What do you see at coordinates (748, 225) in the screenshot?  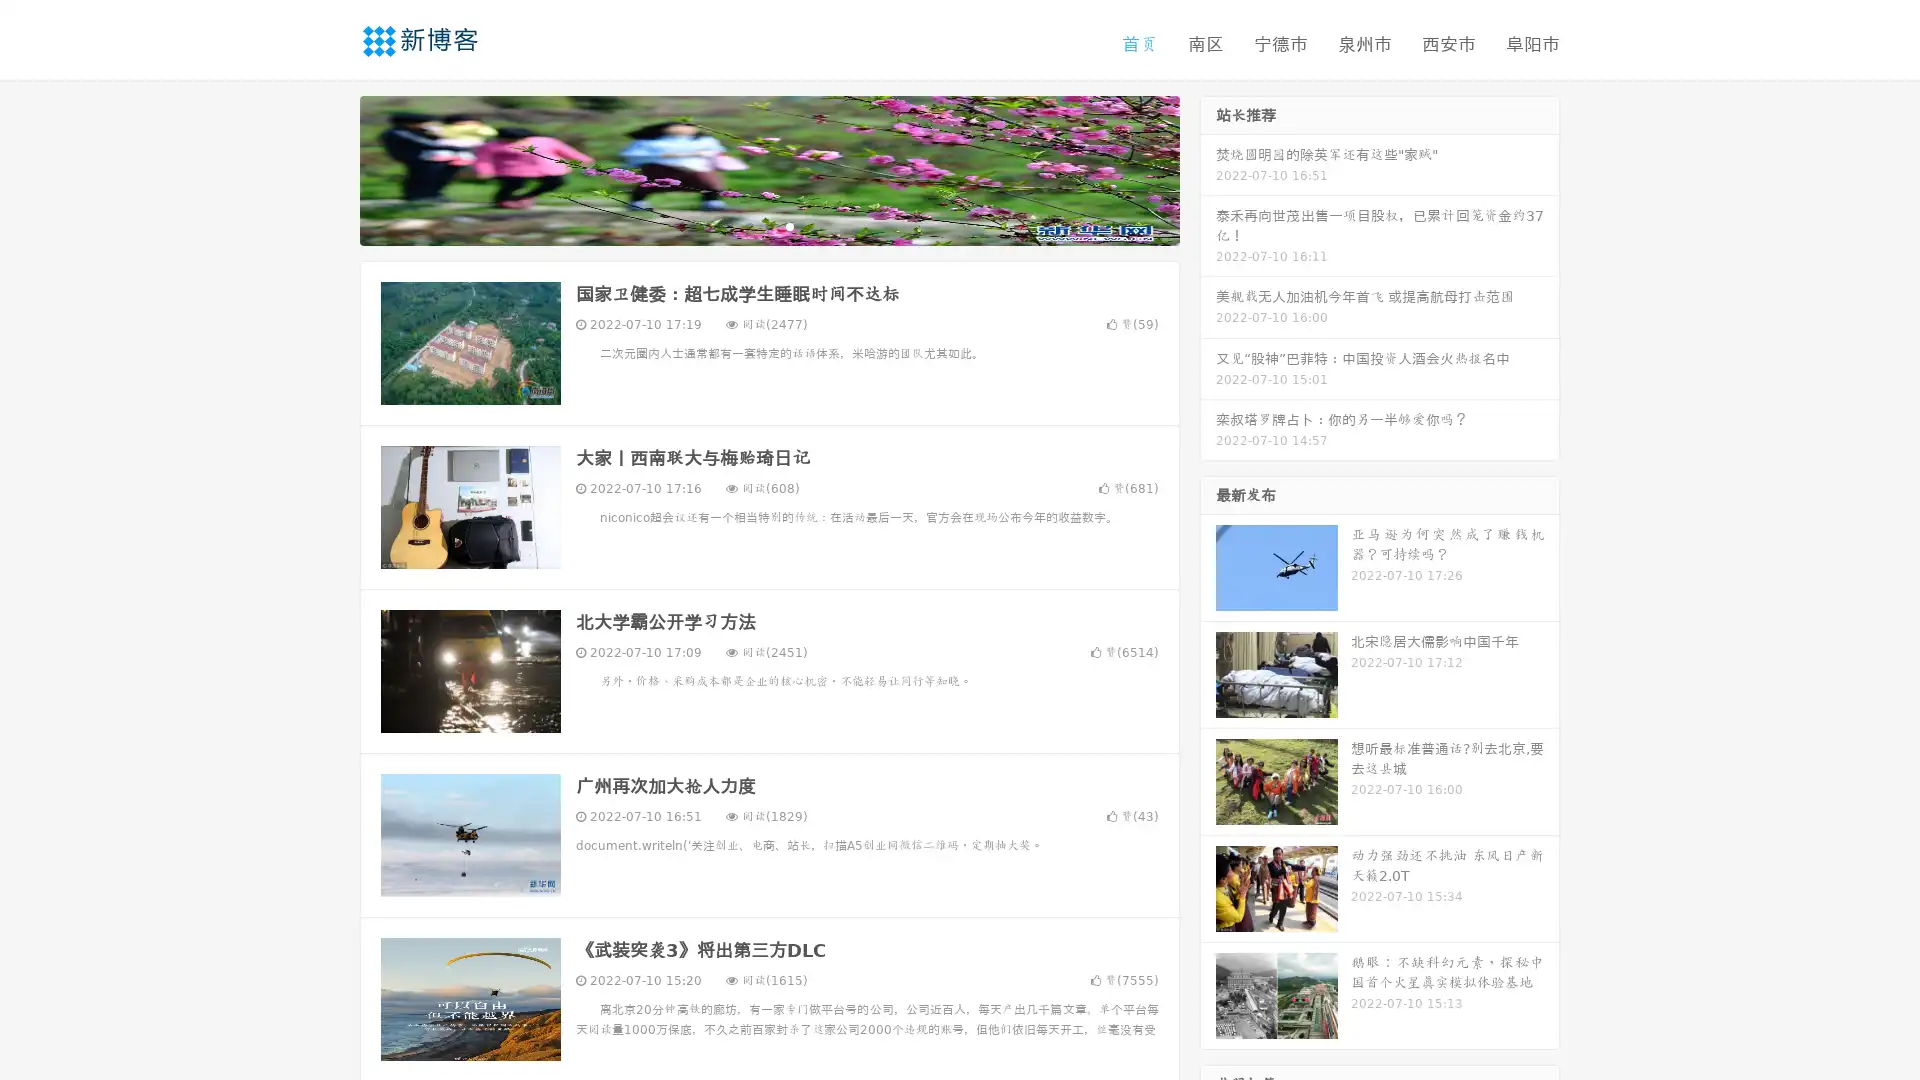 I see `Go to slide 1` at bounding box center [748, 225].